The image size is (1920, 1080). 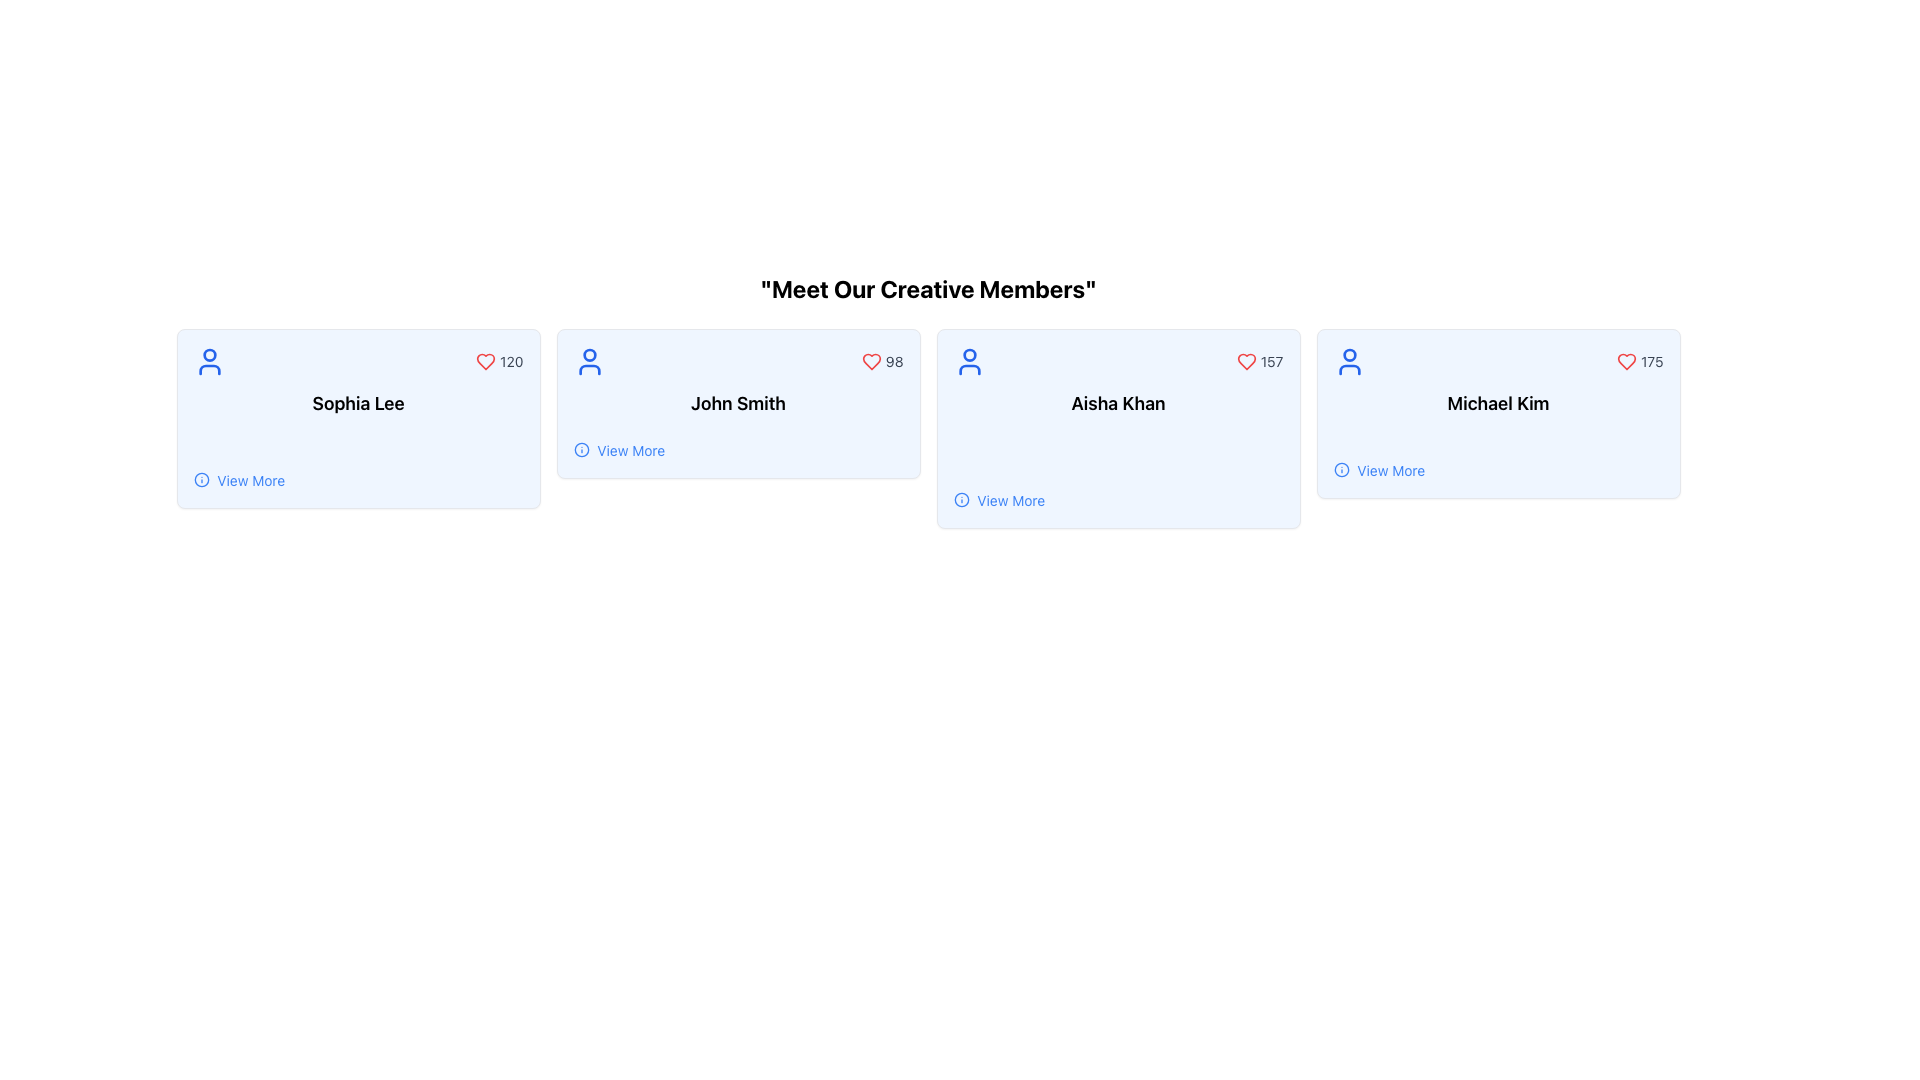 I want to click on the user profile icon represented as an SVG graphic with a blue stroke outline located in the top-left corner of the card containing the text 'Michael Kim' and '175', so click(x=1349, y=362).